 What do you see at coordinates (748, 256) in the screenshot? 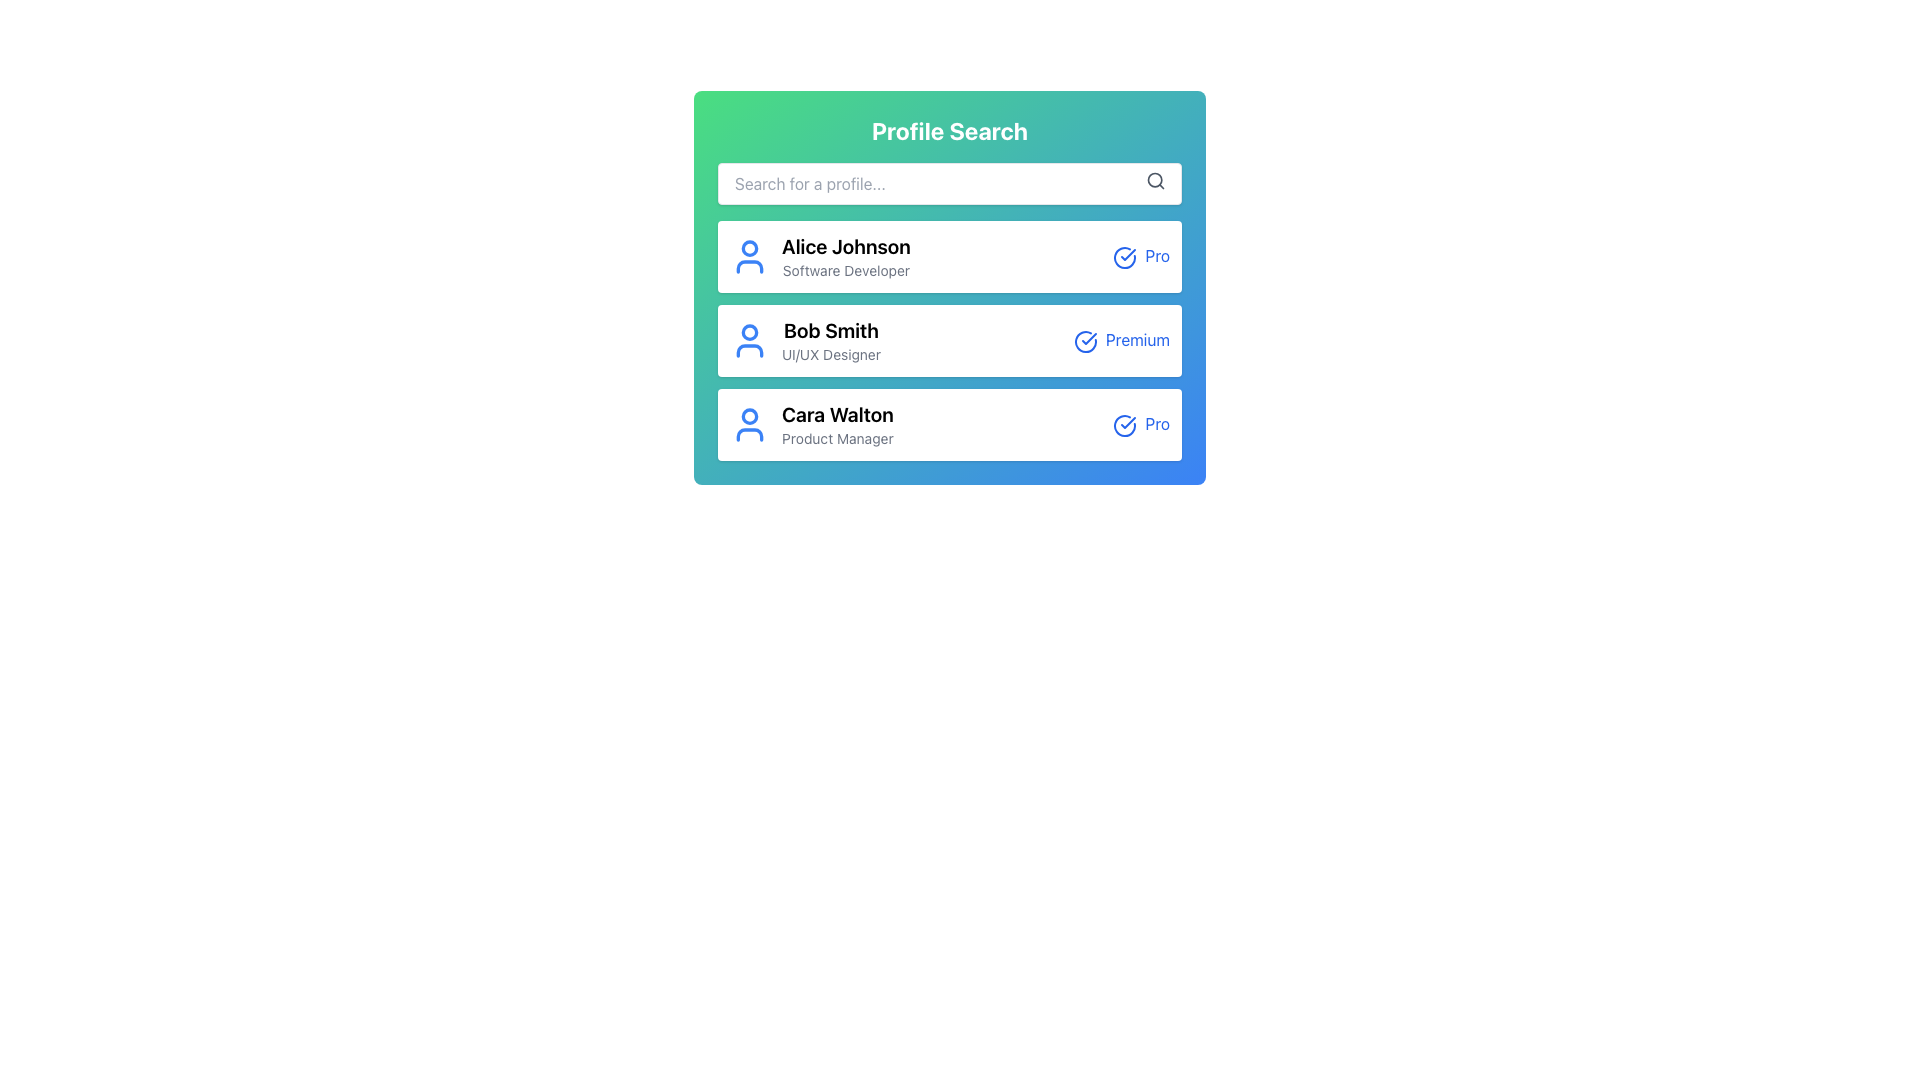
I see `the user silhouette icon with a blue stroke color located in the first profile box containing the name 'Alice Johnson' and title 'Software Developer'` at bounding box center [748, 256].